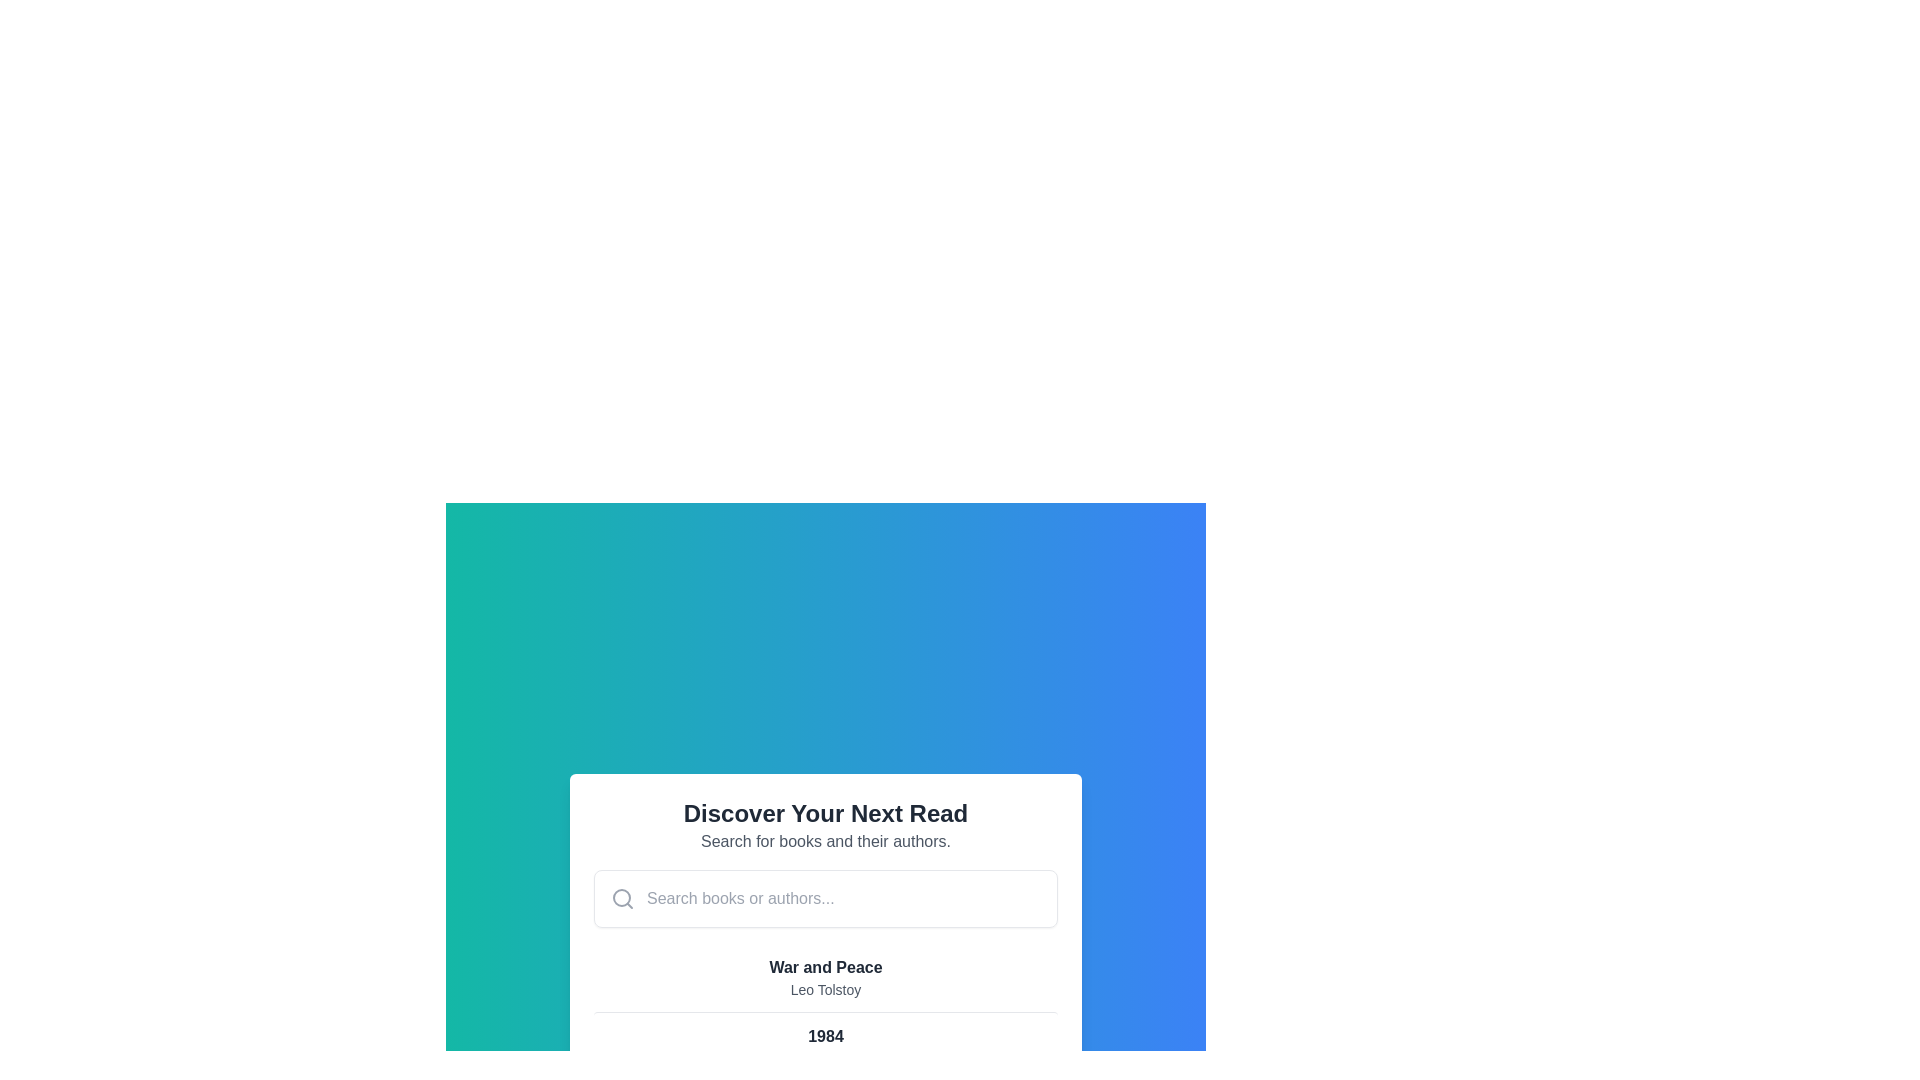  What do you see at coordinates (825, 967) in the screenshot?
I see `the title text displaying 'War and Peace'` at bounding box center [825, 967].